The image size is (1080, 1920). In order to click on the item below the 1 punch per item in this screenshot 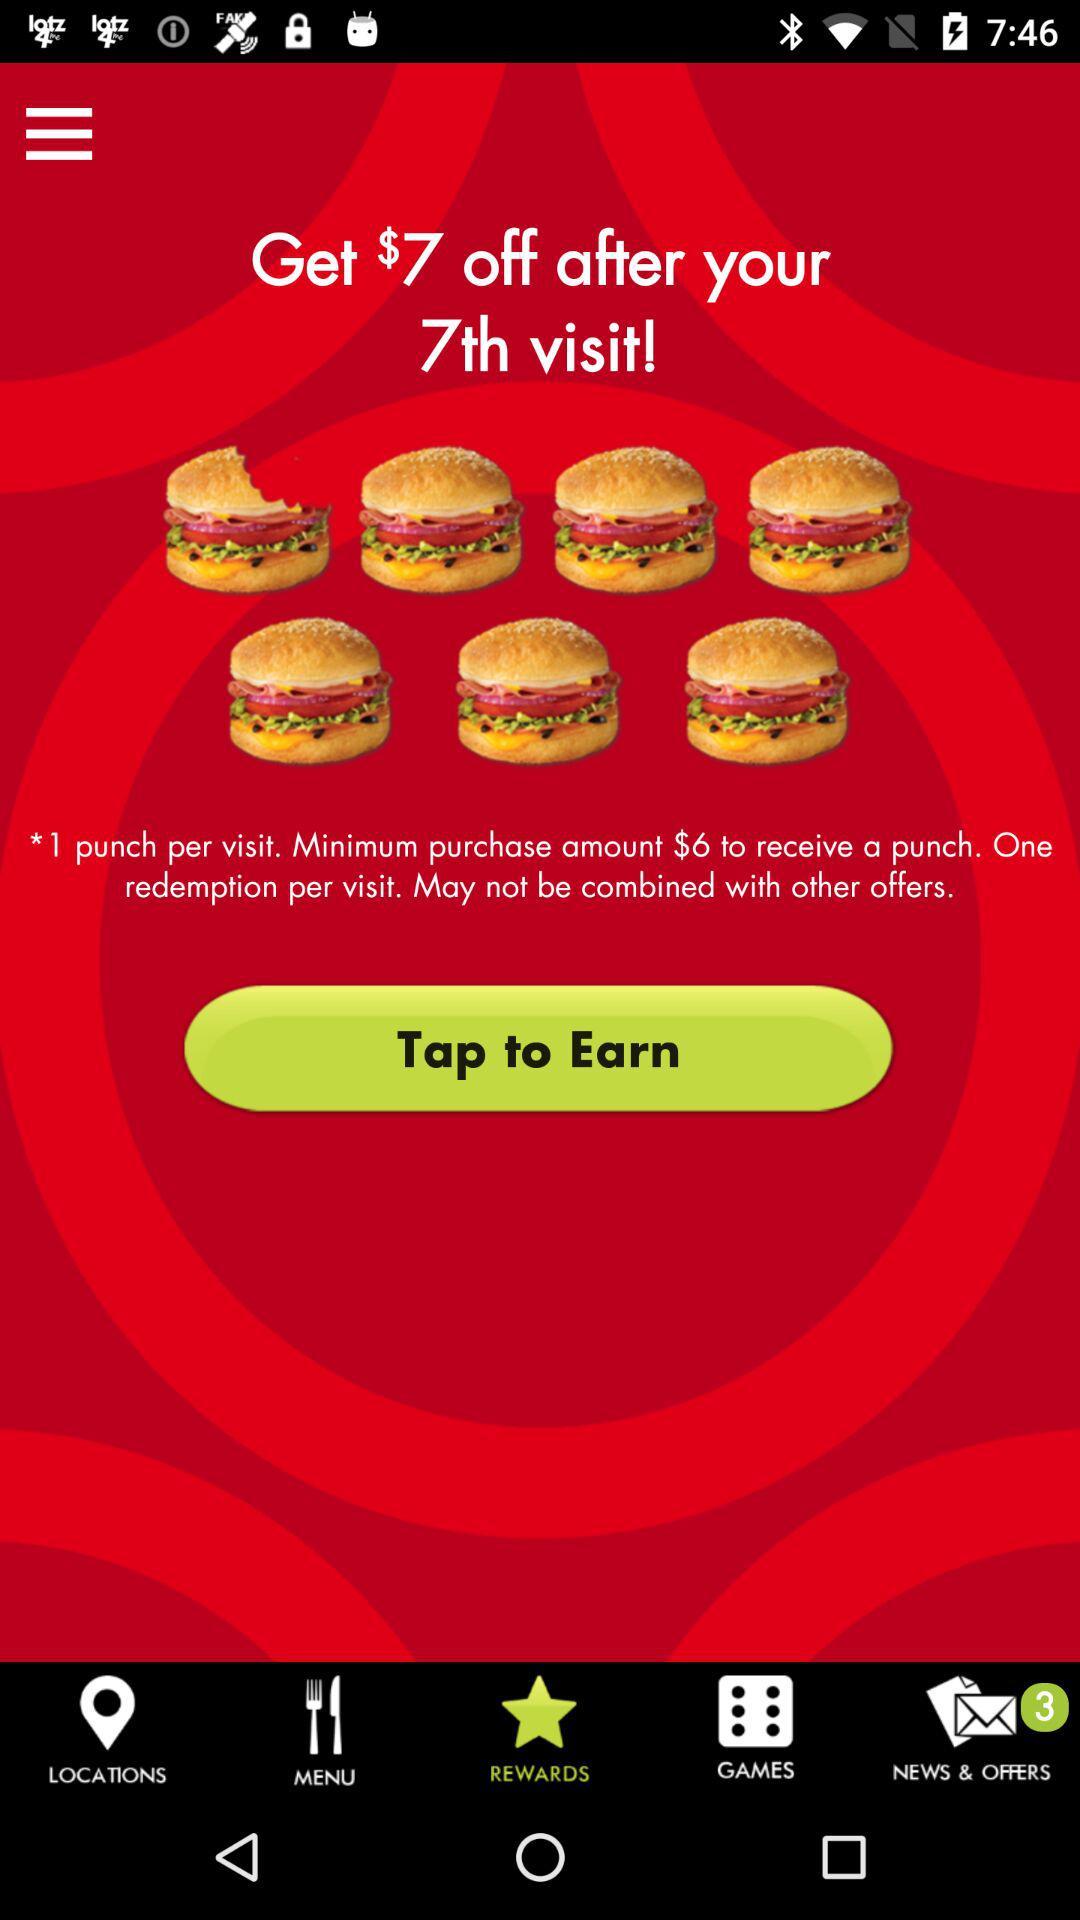, I will do `click(538, 1048)`.